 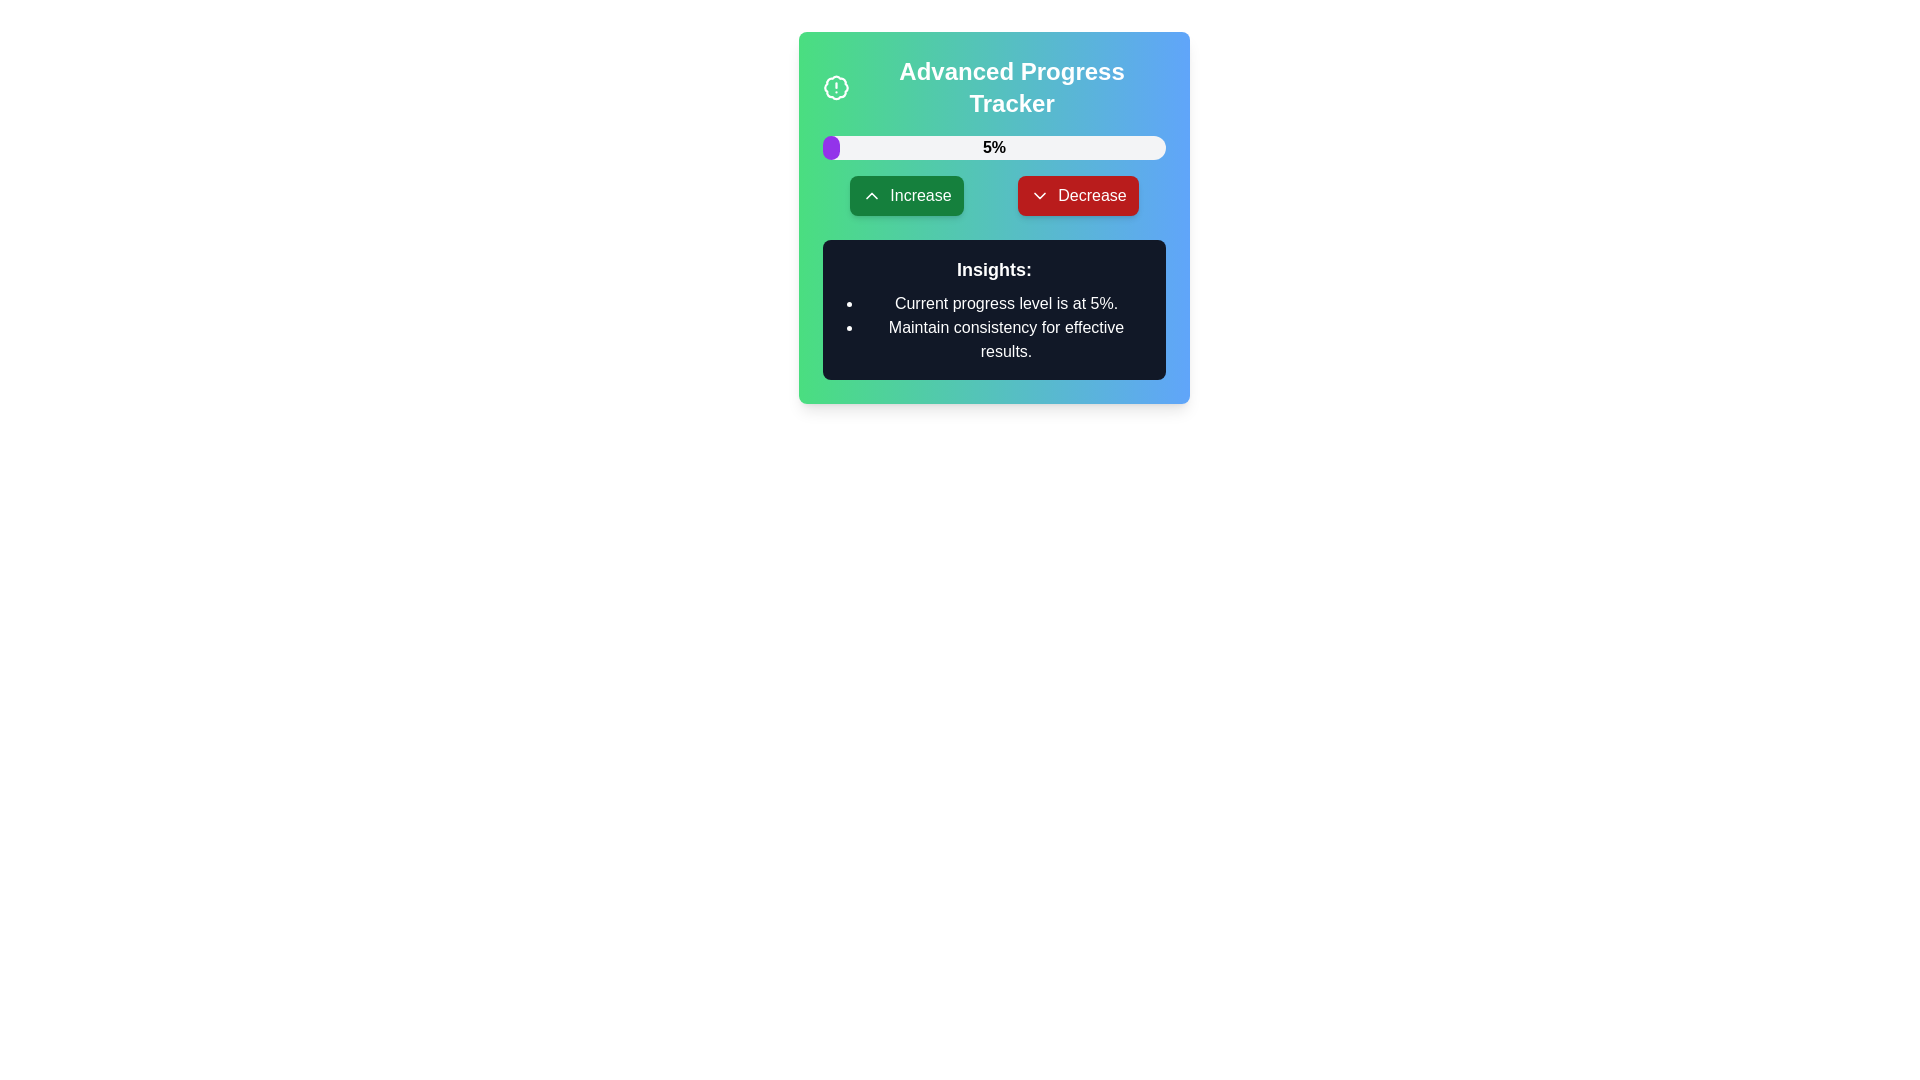 I want to click on the Bullet point list element, which displays information about current progress and consistency, located within the 'Insights:' section below the progress tracker, so click(x=994, y=326).